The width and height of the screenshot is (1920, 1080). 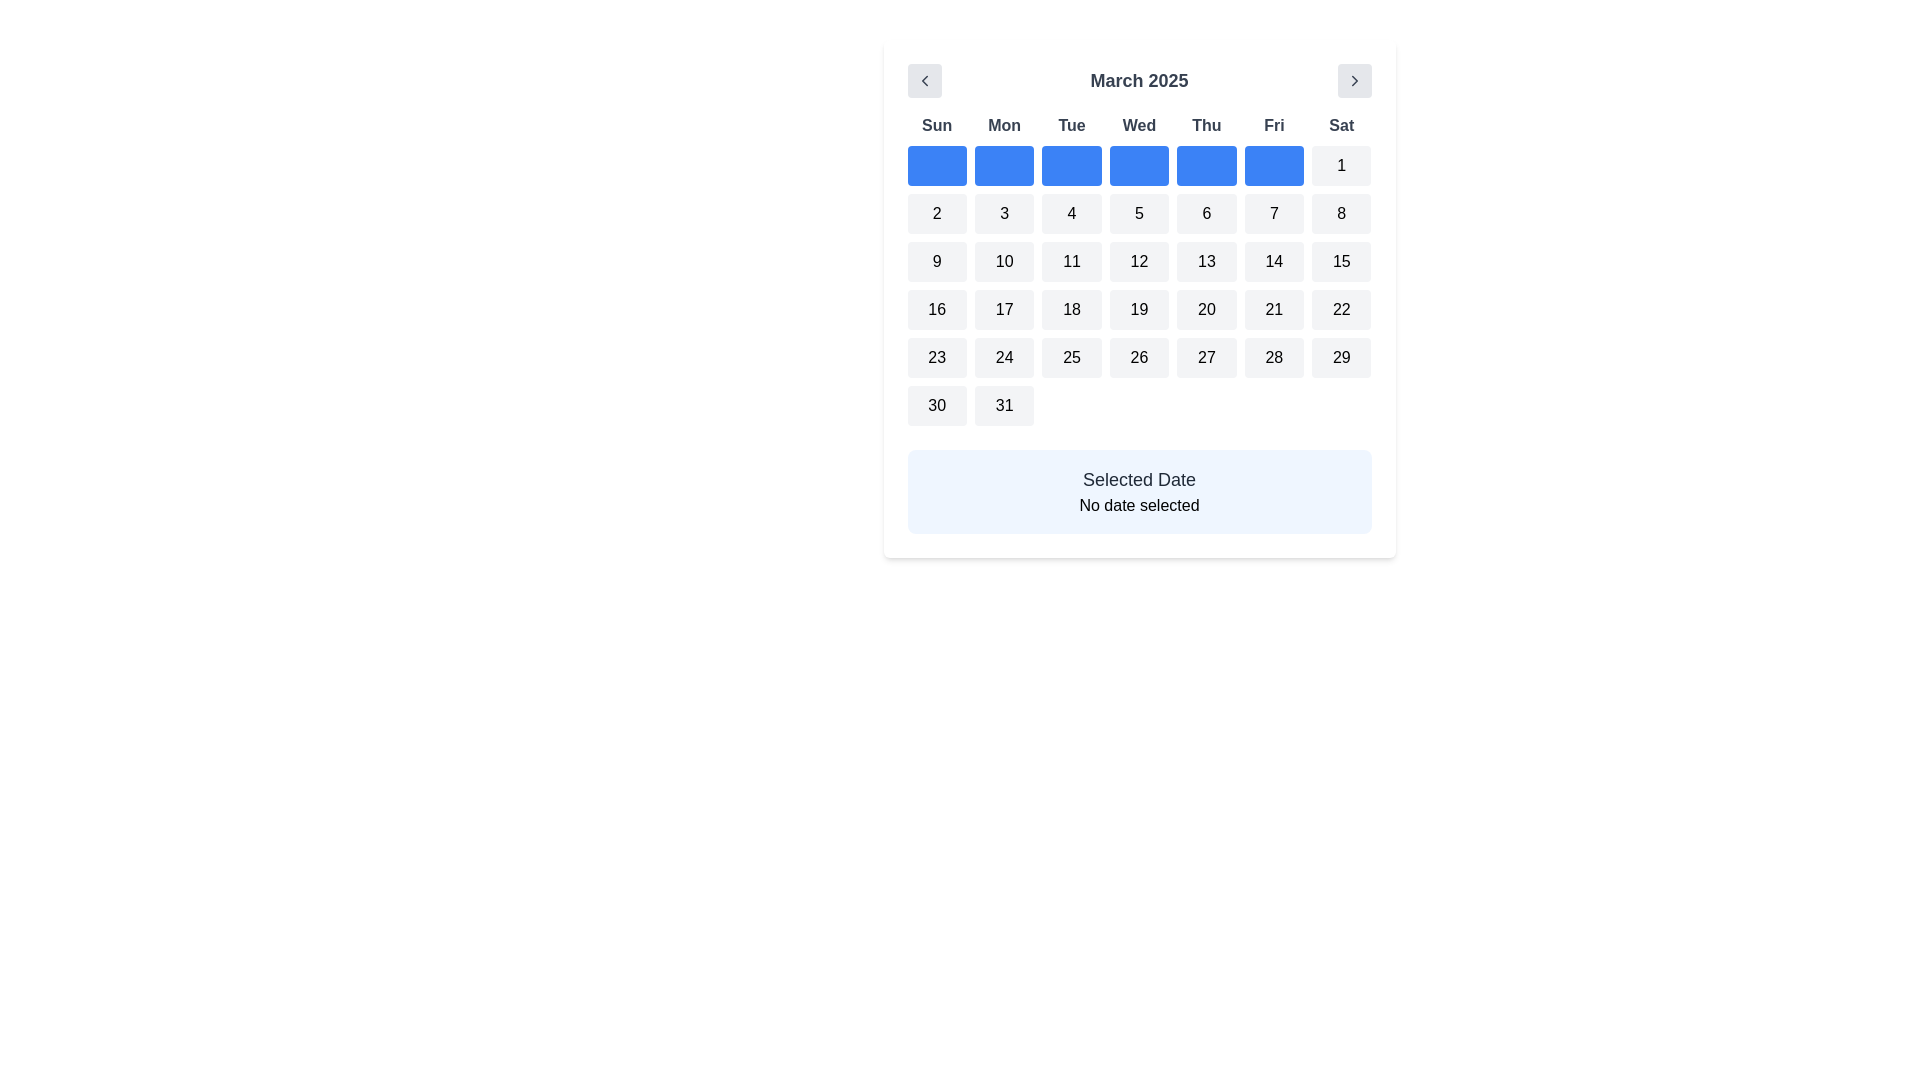 I want to click on the rounded rectangular button labeled '29' with a light gray background, located in the sixth row and seventh column of the calendar grid under 'Sat', so click(x=1341, y=357).